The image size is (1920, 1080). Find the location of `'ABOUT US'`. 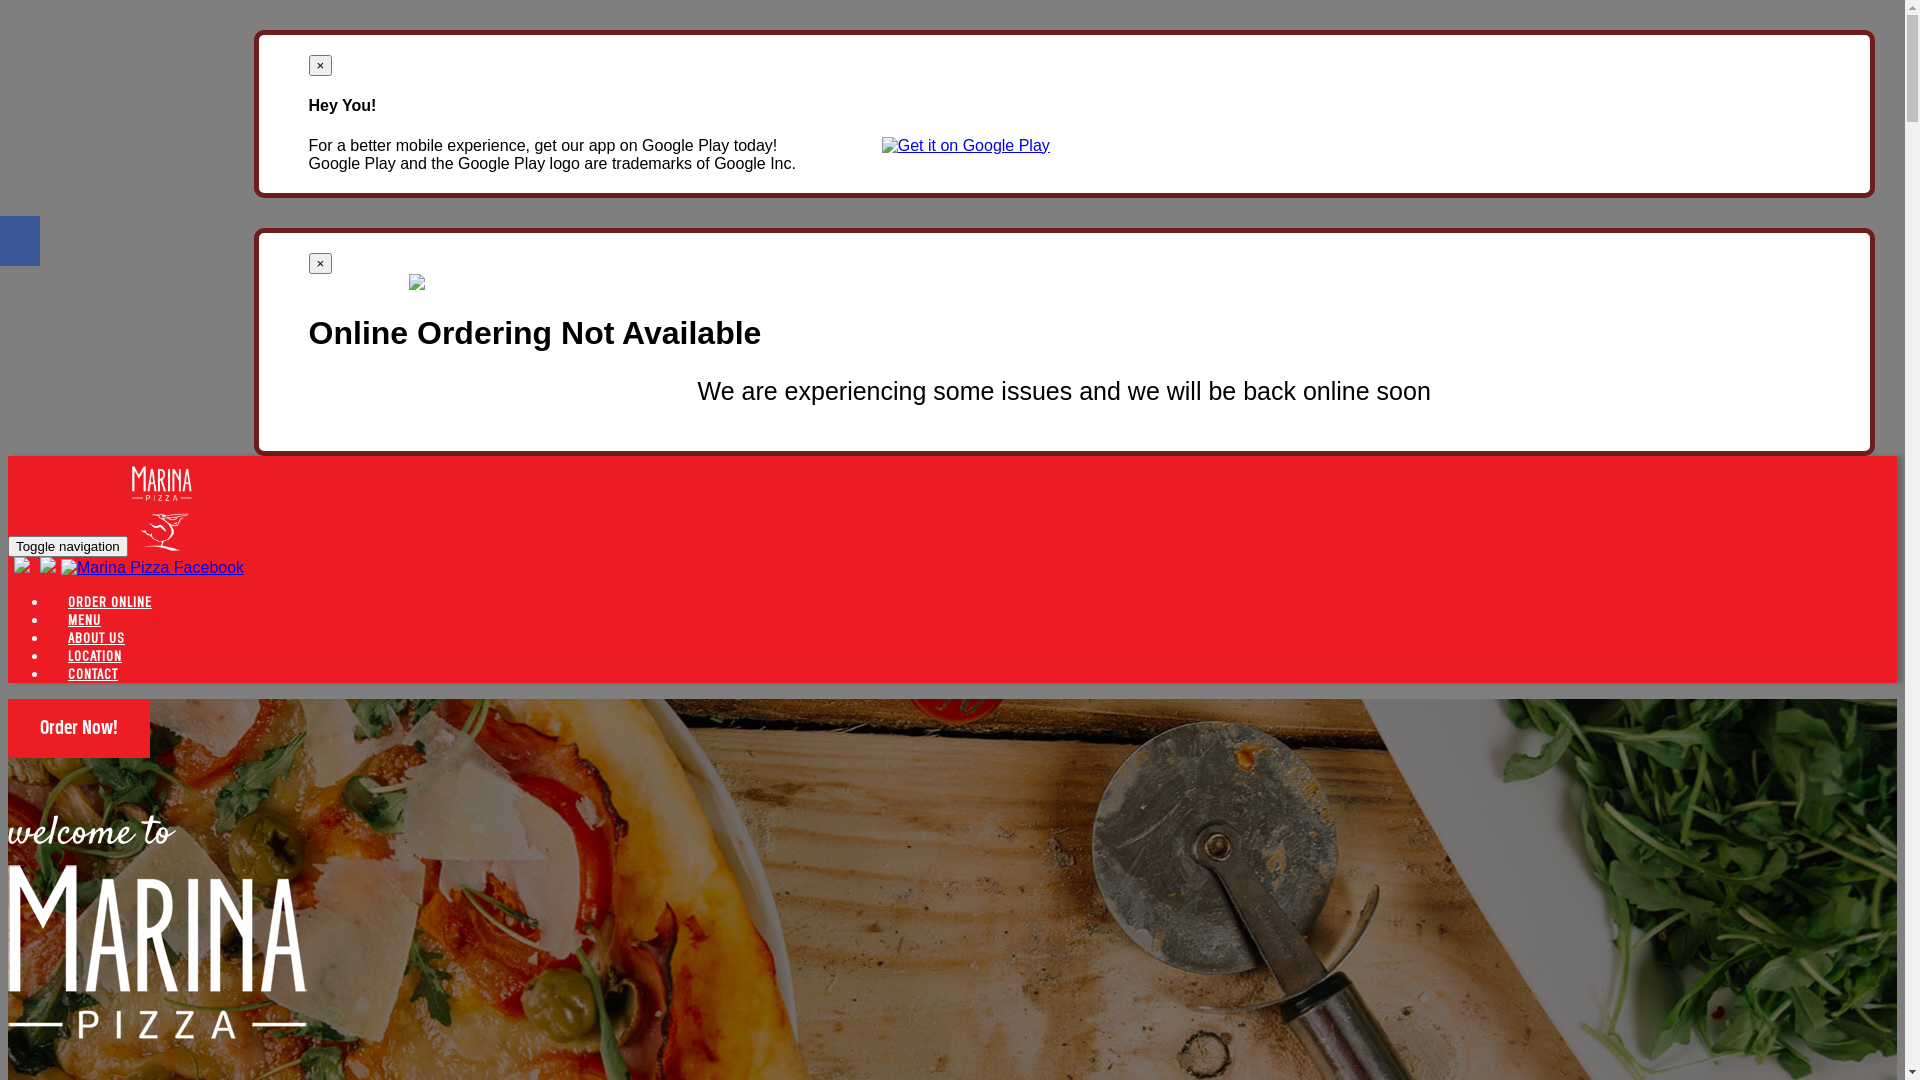

'ABOUT US' is located at coordinates (48, 637).